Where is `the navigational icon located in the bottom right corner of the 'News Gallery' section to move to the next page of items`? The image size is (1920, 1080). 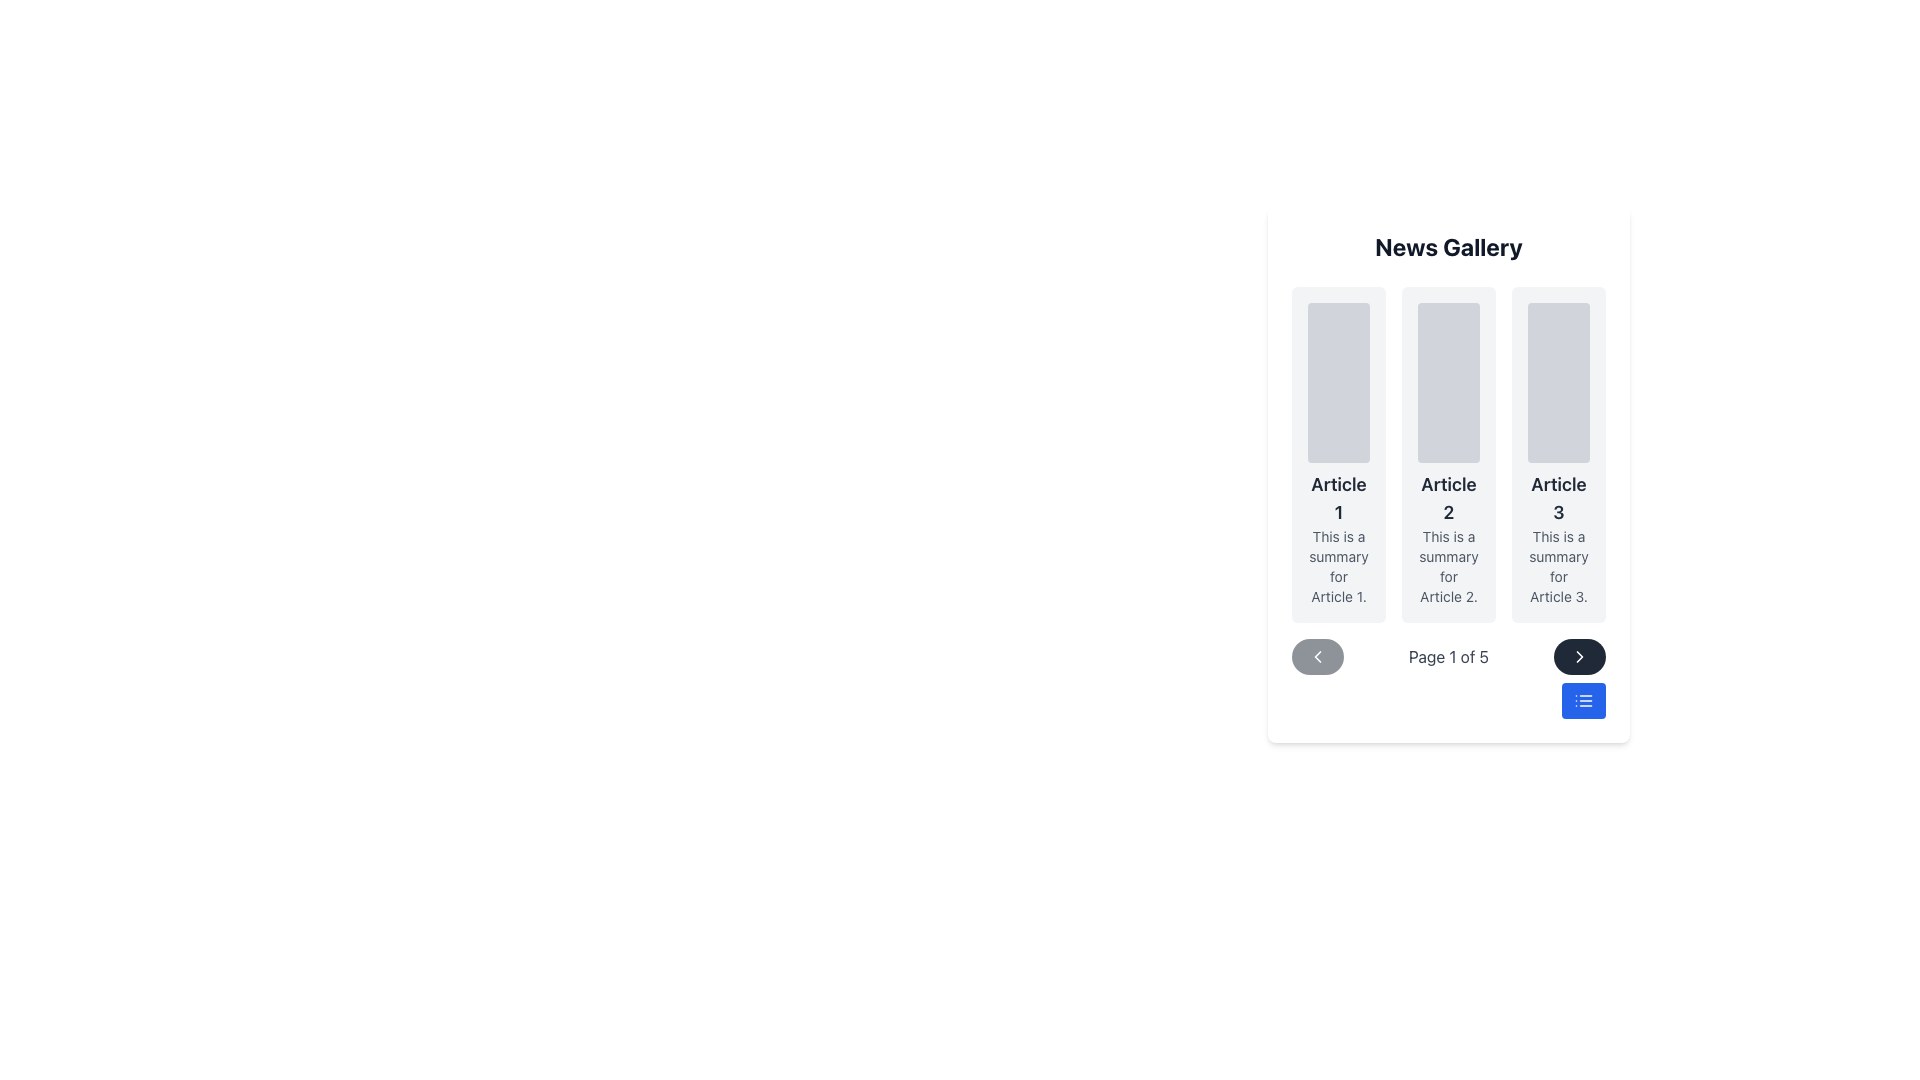 the navigational icon located in the bottom right corner of the 'News Gallery' section to move to the next page of items is located at coordinates (1578, 656).